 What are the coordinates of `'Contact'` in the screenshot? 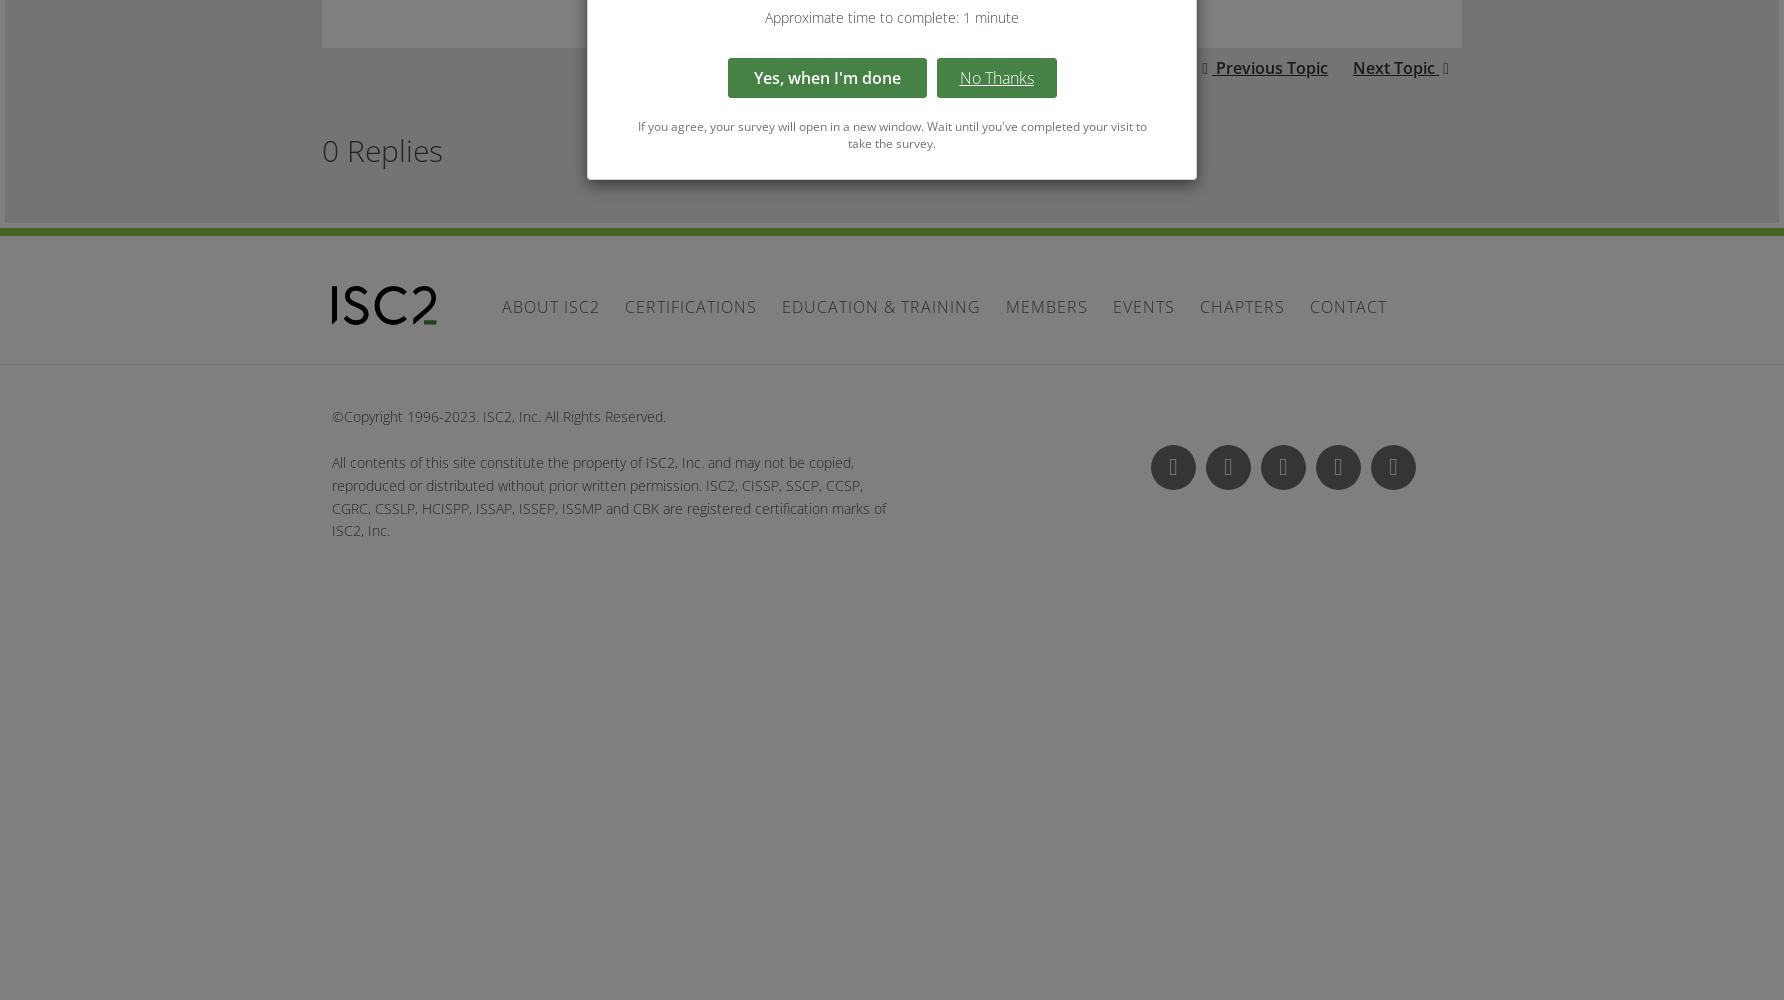 It's located at (1348, 307).